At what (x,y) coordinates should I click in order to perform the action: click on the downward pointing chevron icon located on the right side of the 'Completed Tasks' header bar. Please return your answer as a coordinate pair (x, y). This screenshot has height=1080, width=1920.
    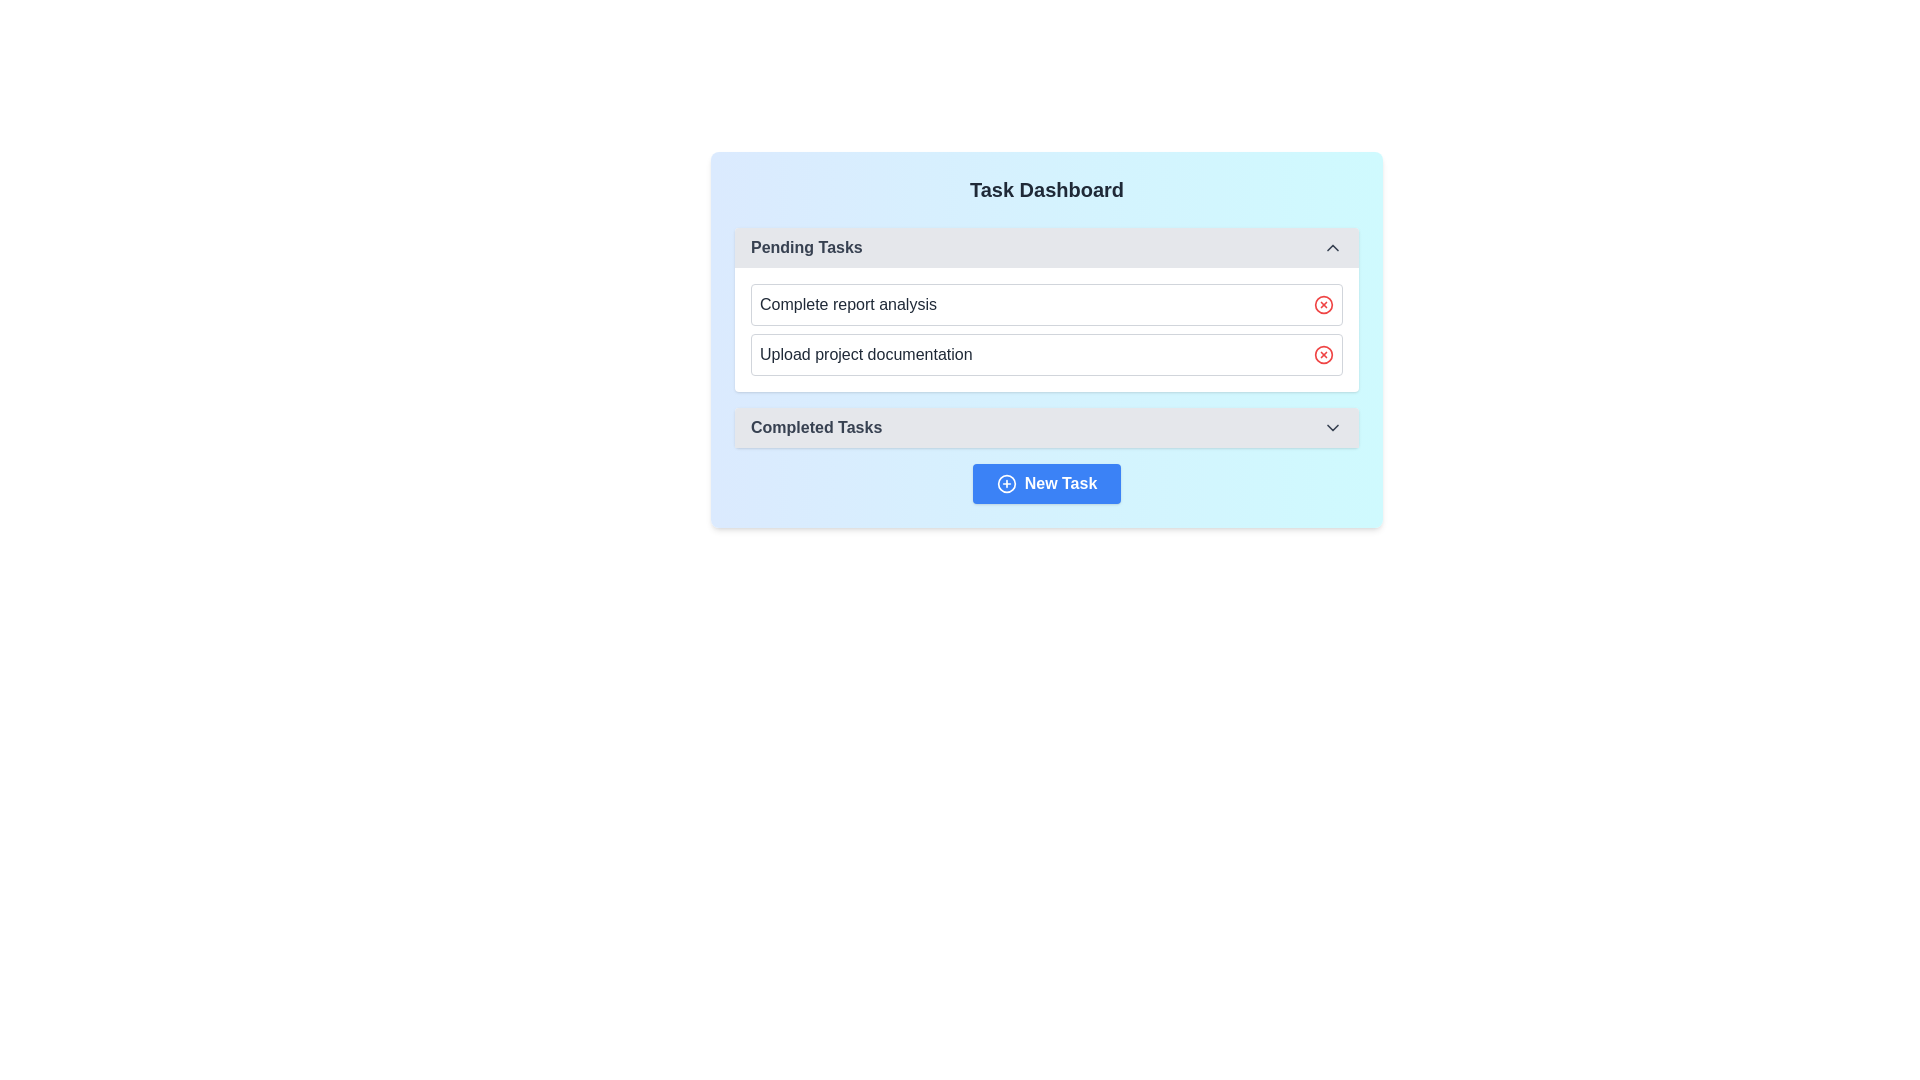
    Looking at the image, I should click on (1333, 427).